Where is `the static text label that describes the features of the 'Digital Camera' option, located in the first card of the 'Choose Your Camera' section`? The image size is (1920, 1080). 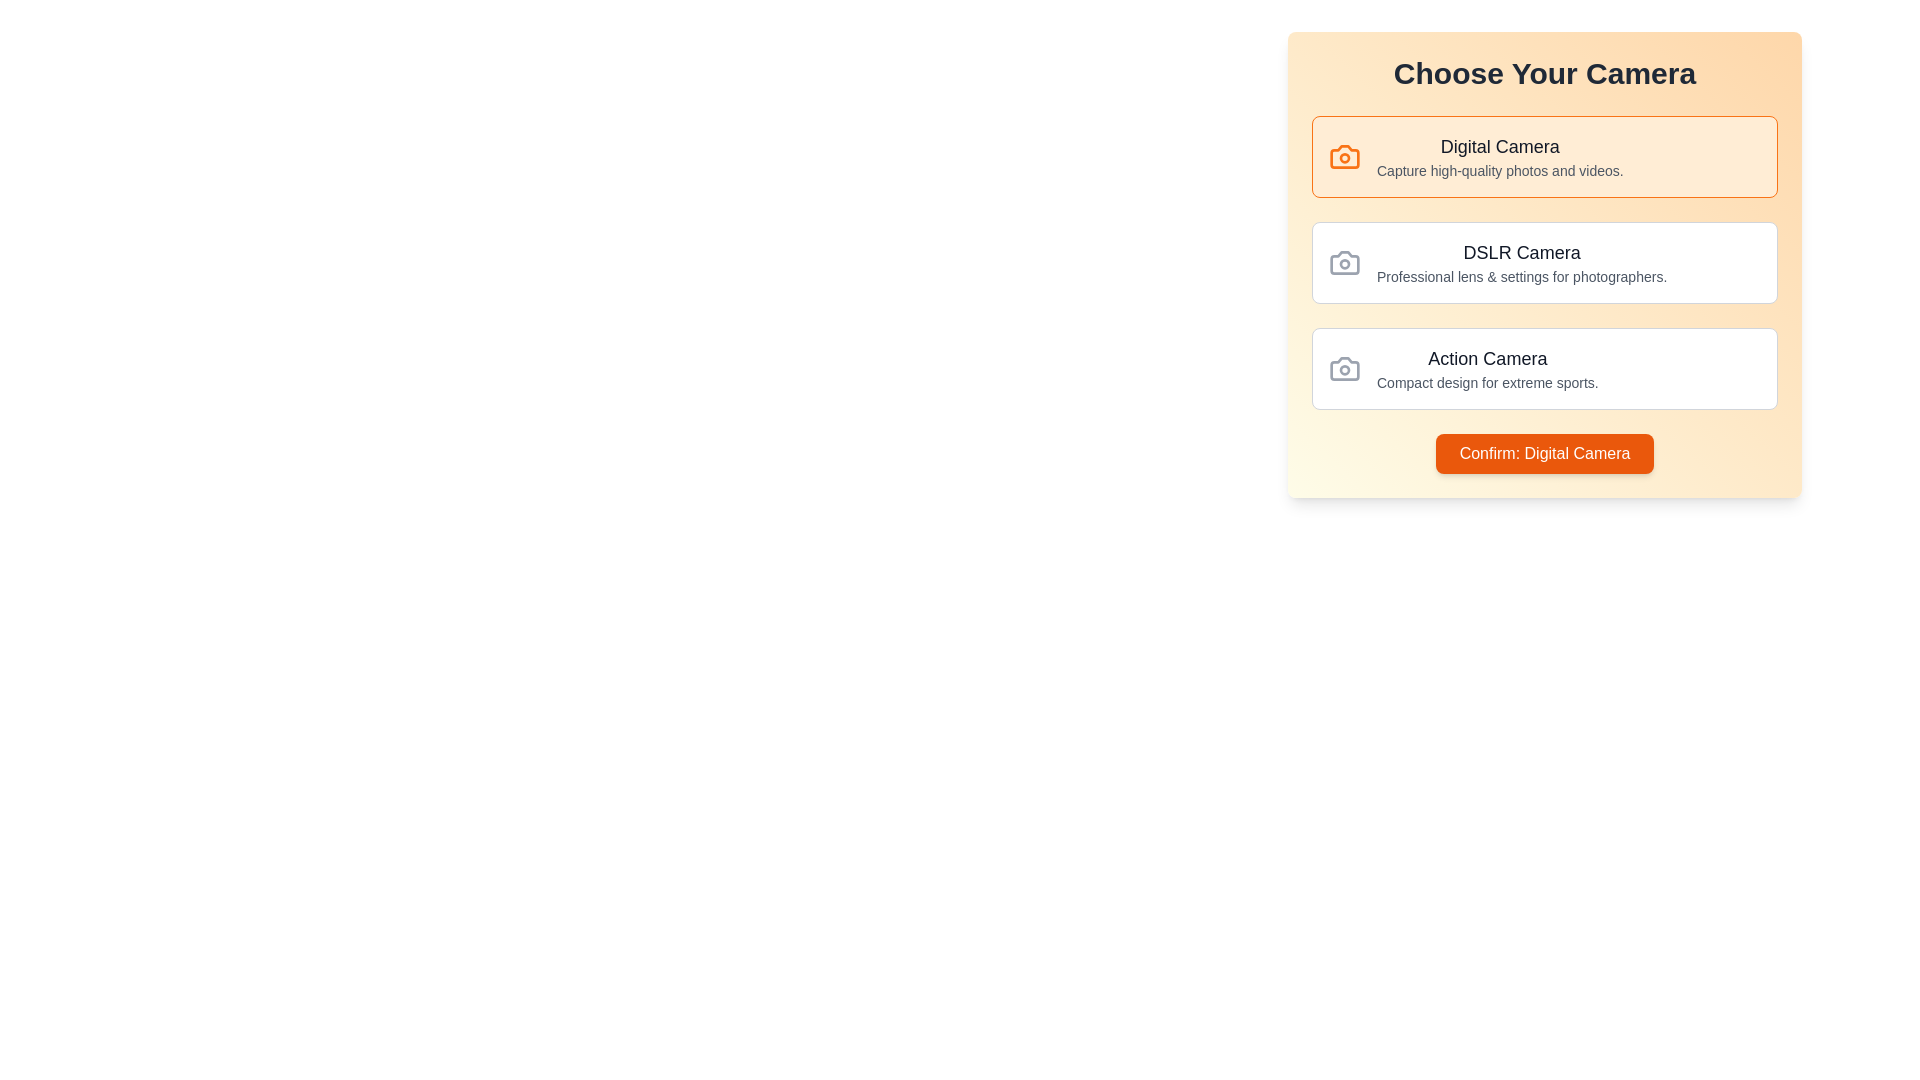
the static text label that describes the features of the 'Digital Camera' option, located in the first card of the 'Choose Your Camera' section is located at coordinates (1500, 169).